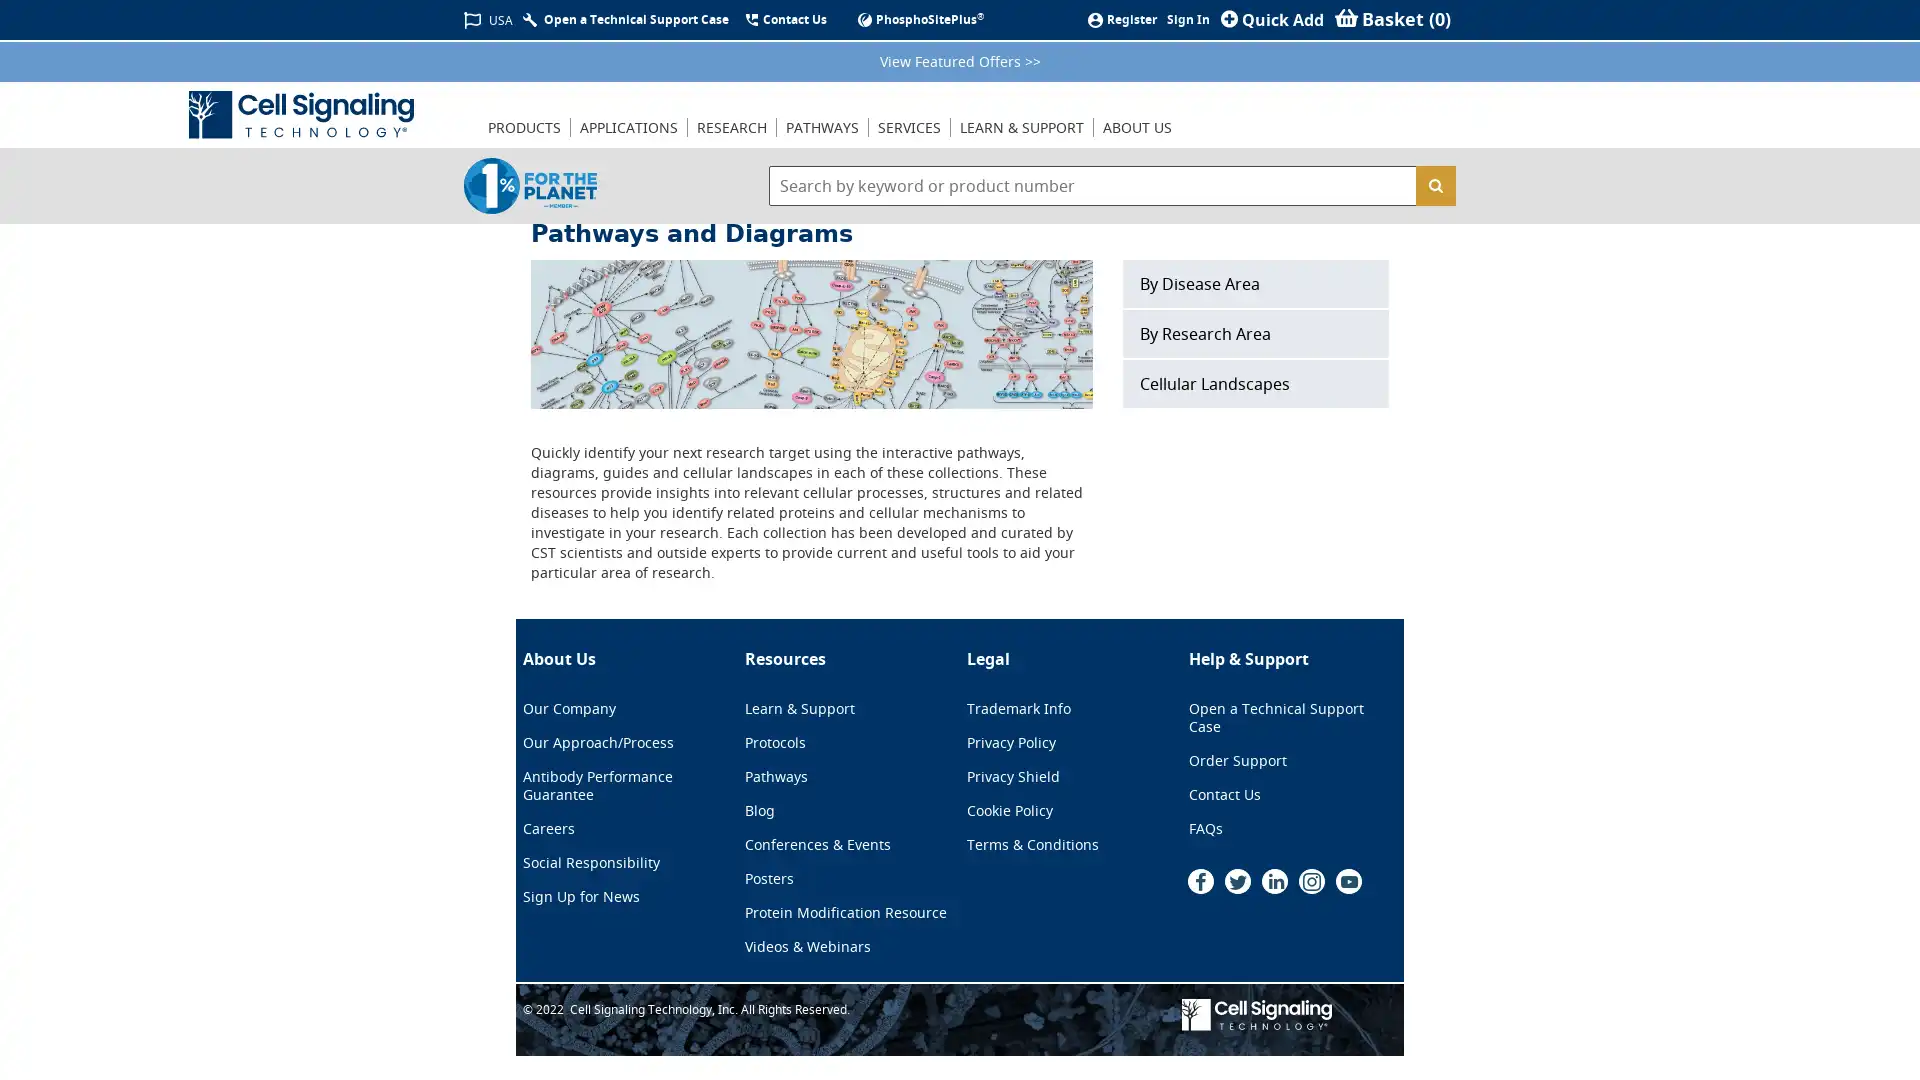  What do you see at coordinates (1434, 185) in the screenshot?
I see `search` at bounding box center [1434, 185].